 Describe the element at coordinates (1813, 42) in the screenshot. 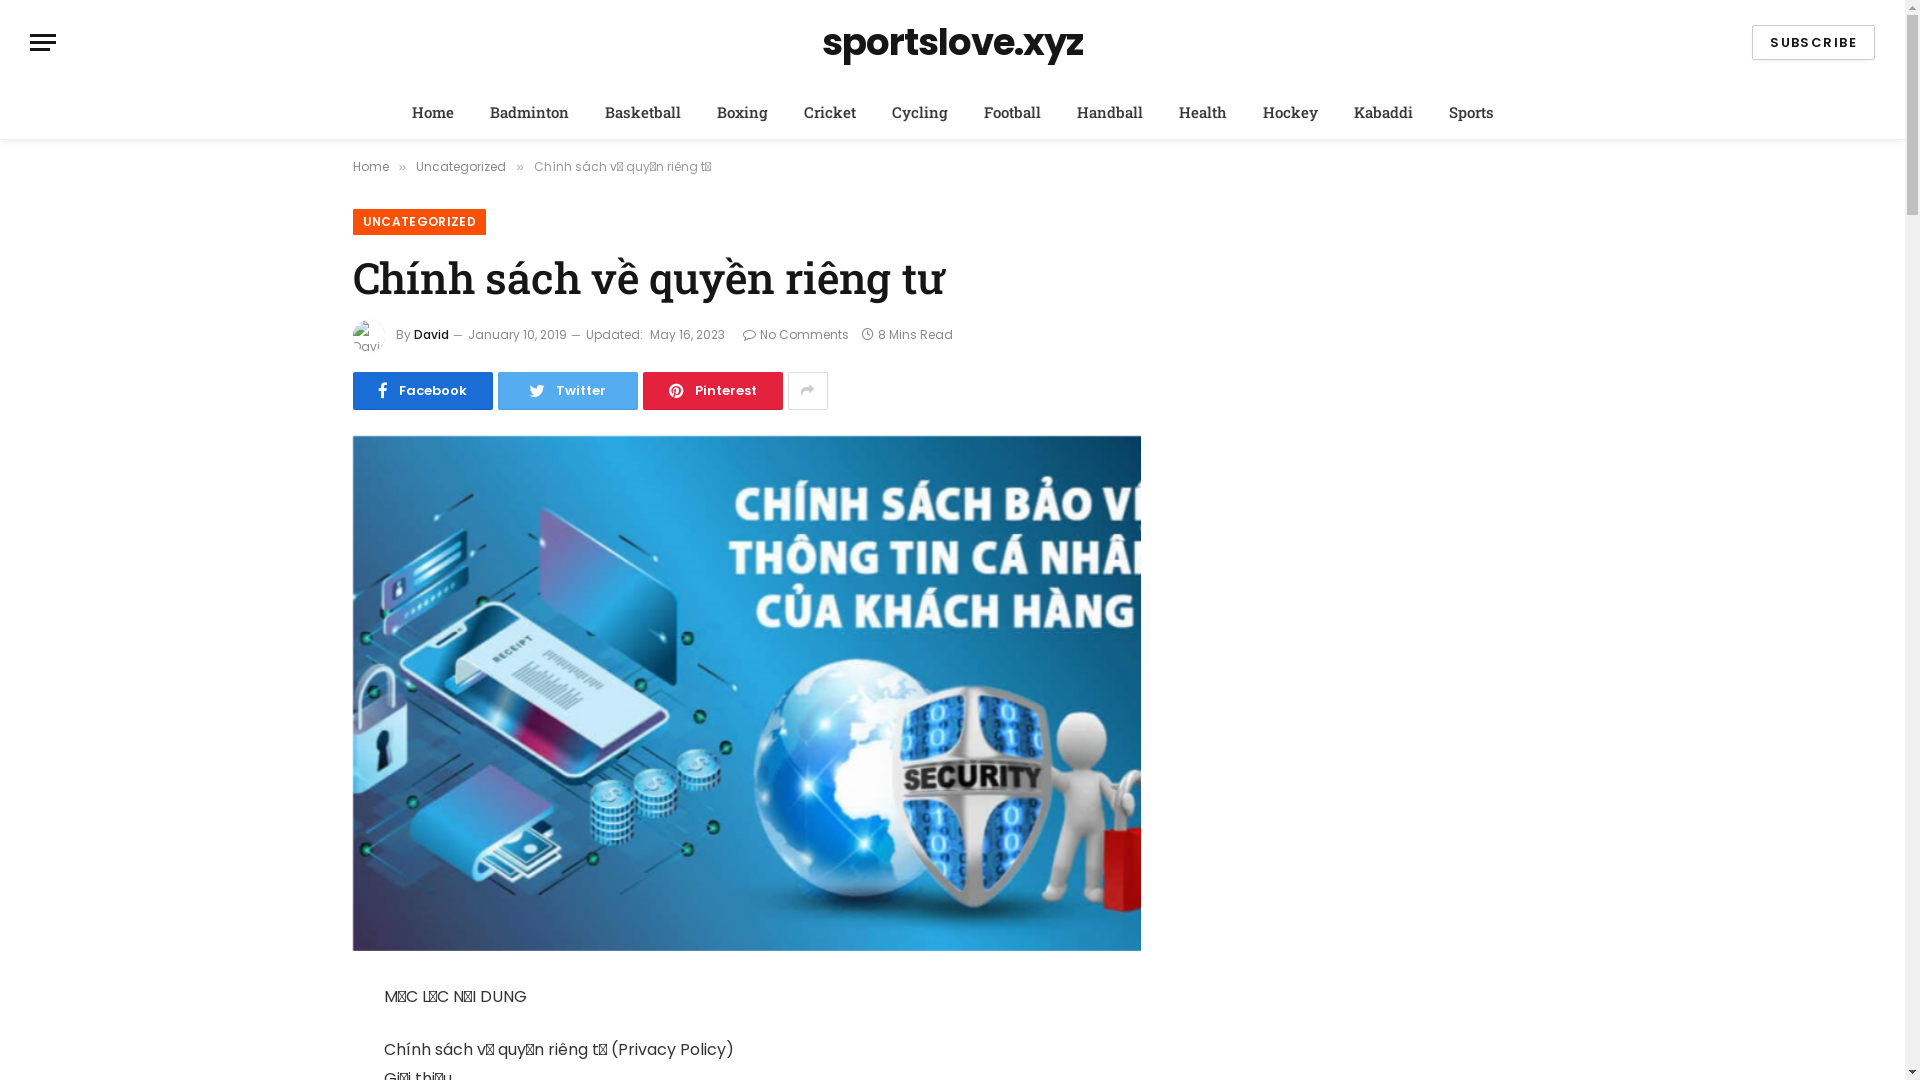

I see `'SUBSCRIBE'` at that location.